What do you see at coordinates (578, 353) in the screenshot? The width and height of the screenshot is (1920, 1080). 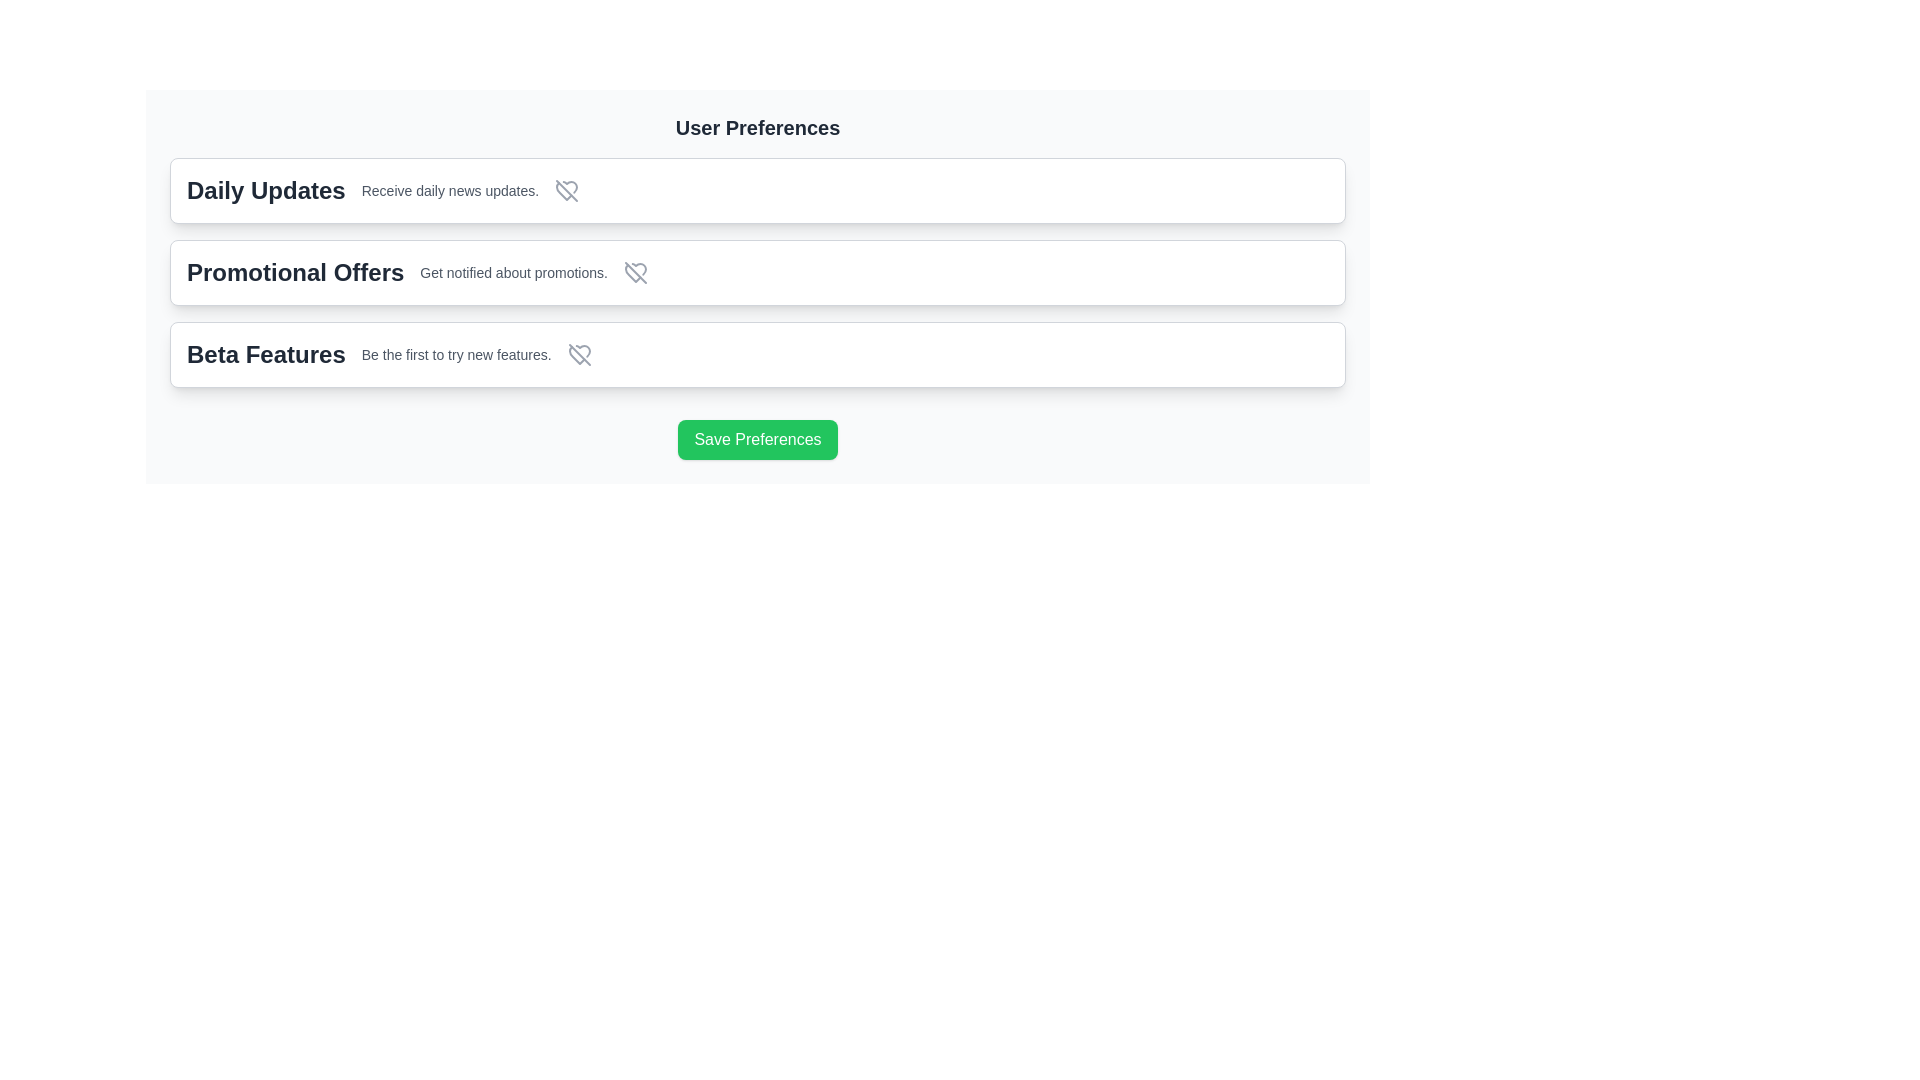 I see `the SVG Icon located in the 'Beta Features' section, to the right of the text 'Be the first to try new features.'` at bounding box center [578, 353].